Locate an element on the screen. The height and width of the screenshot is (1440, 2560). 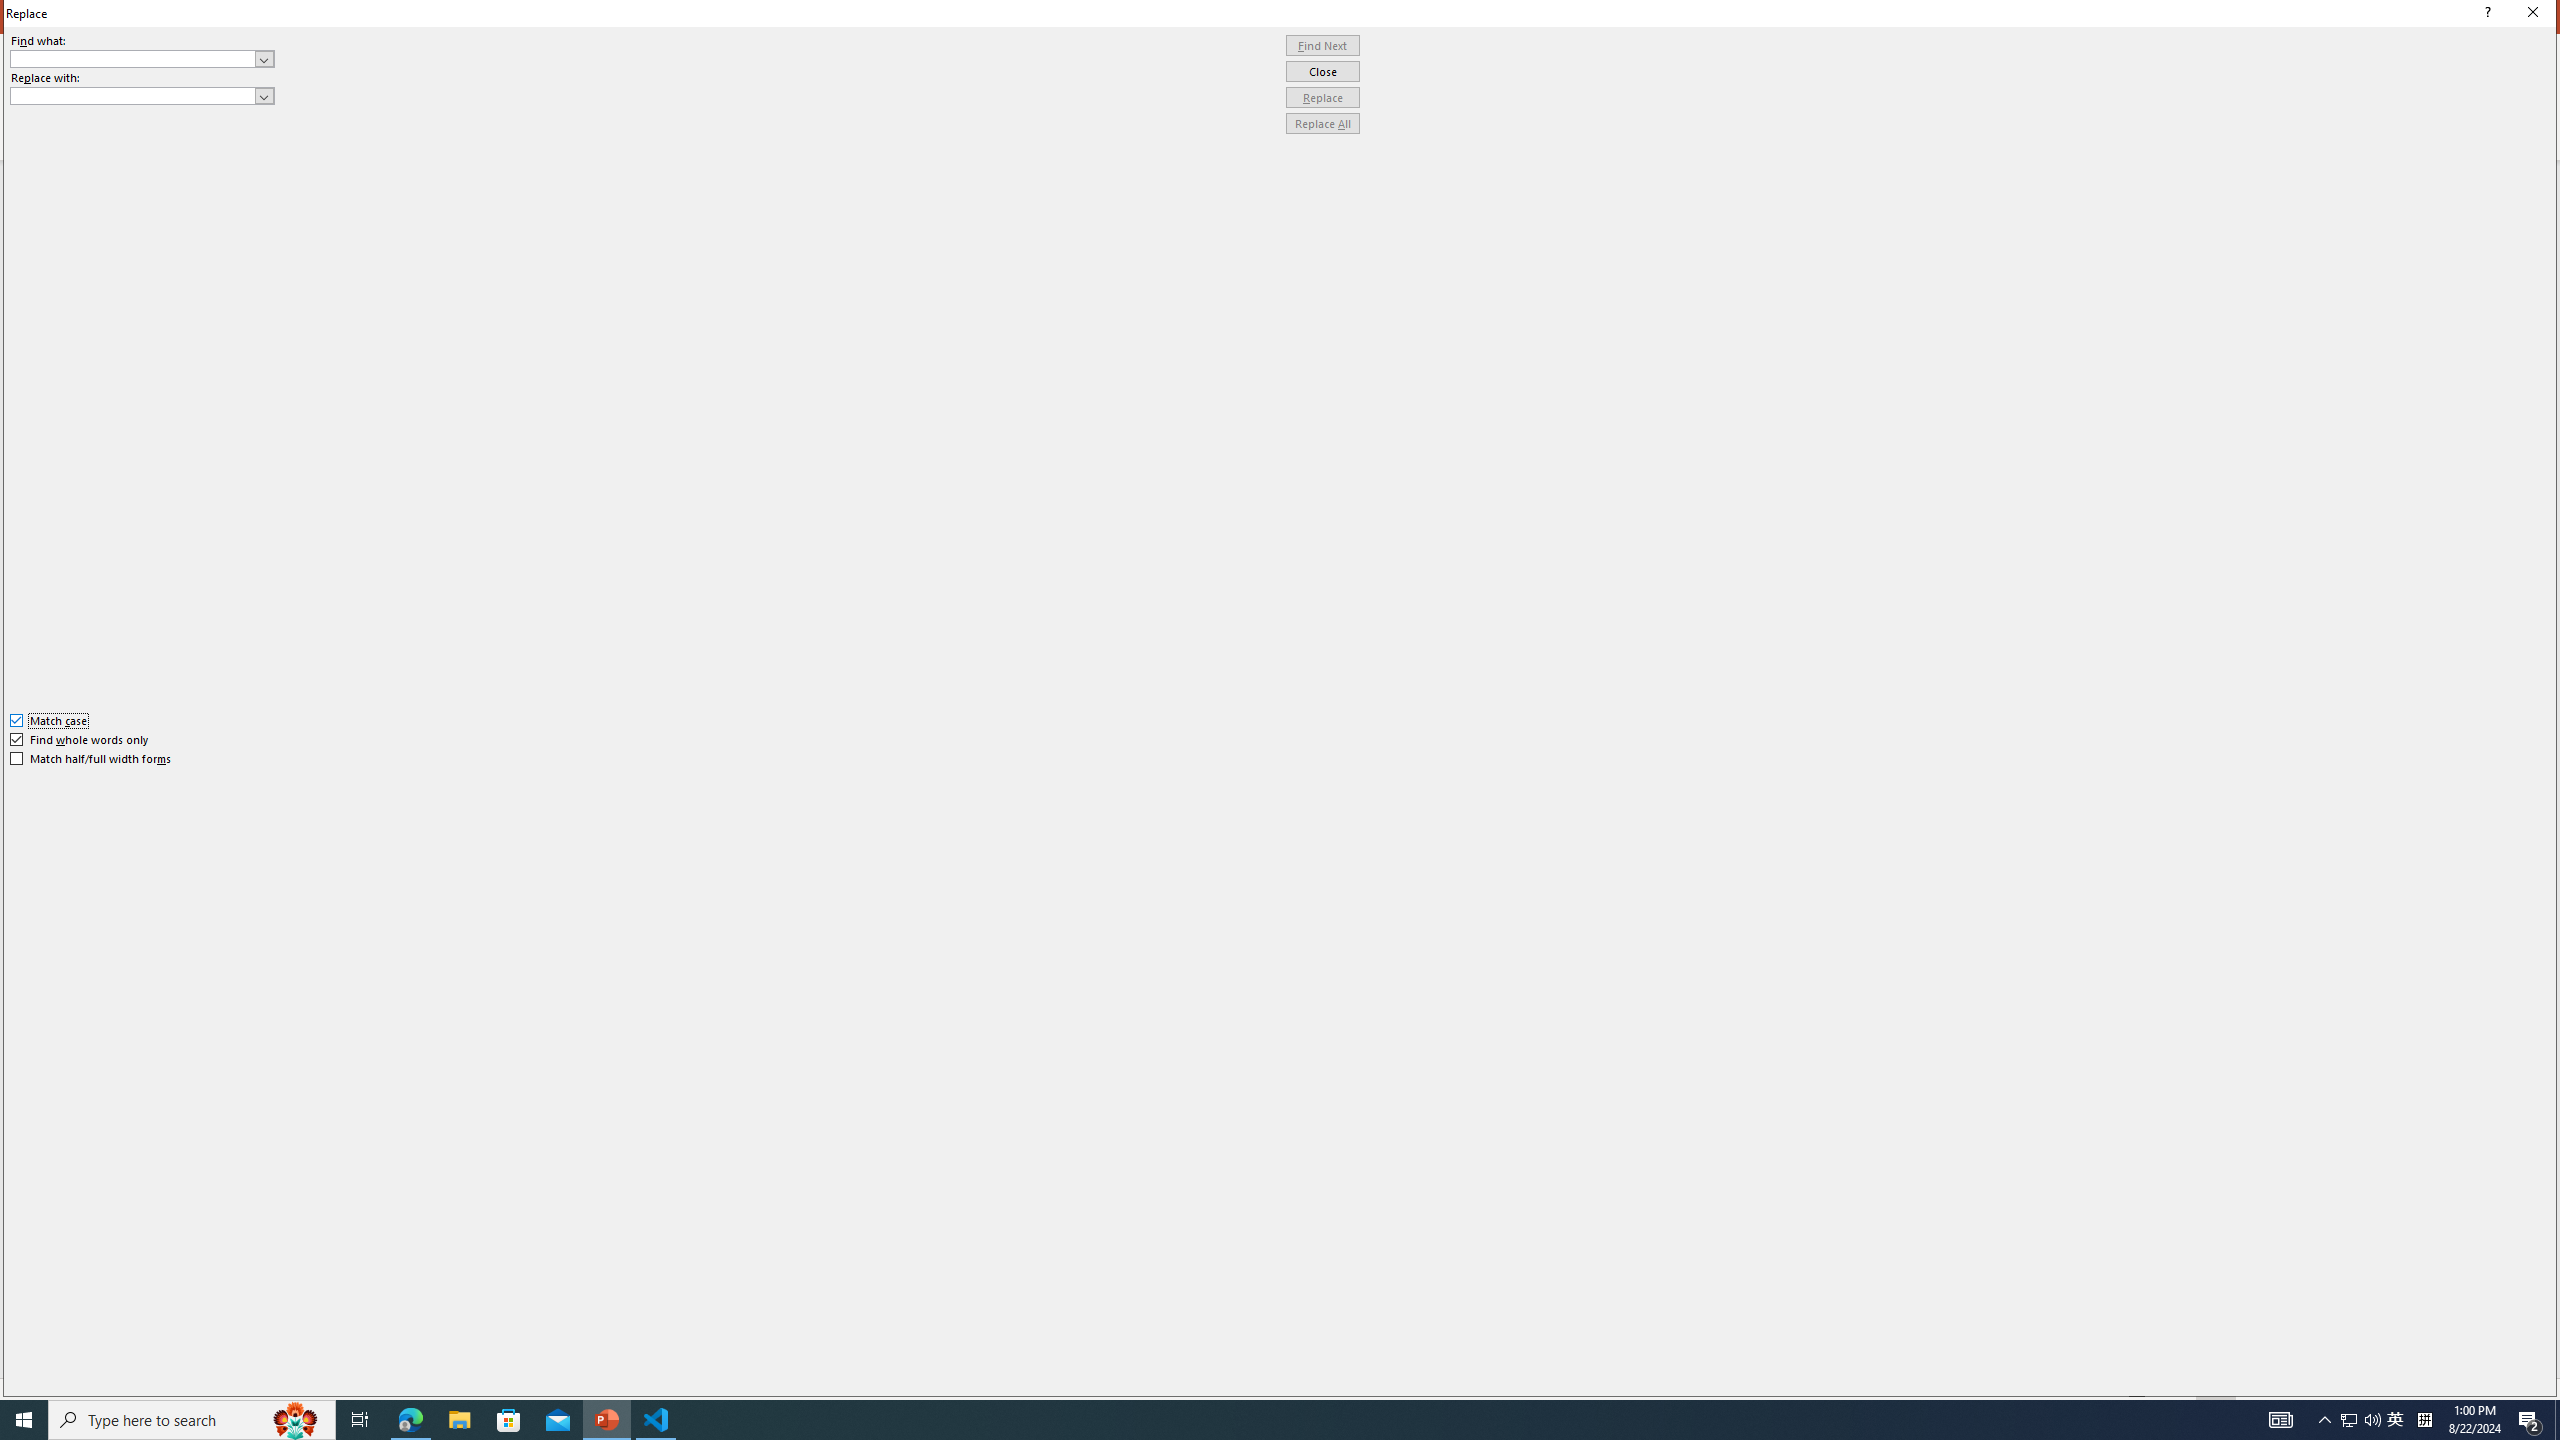
'Find whole words only' is located at coordinates (80, 739).